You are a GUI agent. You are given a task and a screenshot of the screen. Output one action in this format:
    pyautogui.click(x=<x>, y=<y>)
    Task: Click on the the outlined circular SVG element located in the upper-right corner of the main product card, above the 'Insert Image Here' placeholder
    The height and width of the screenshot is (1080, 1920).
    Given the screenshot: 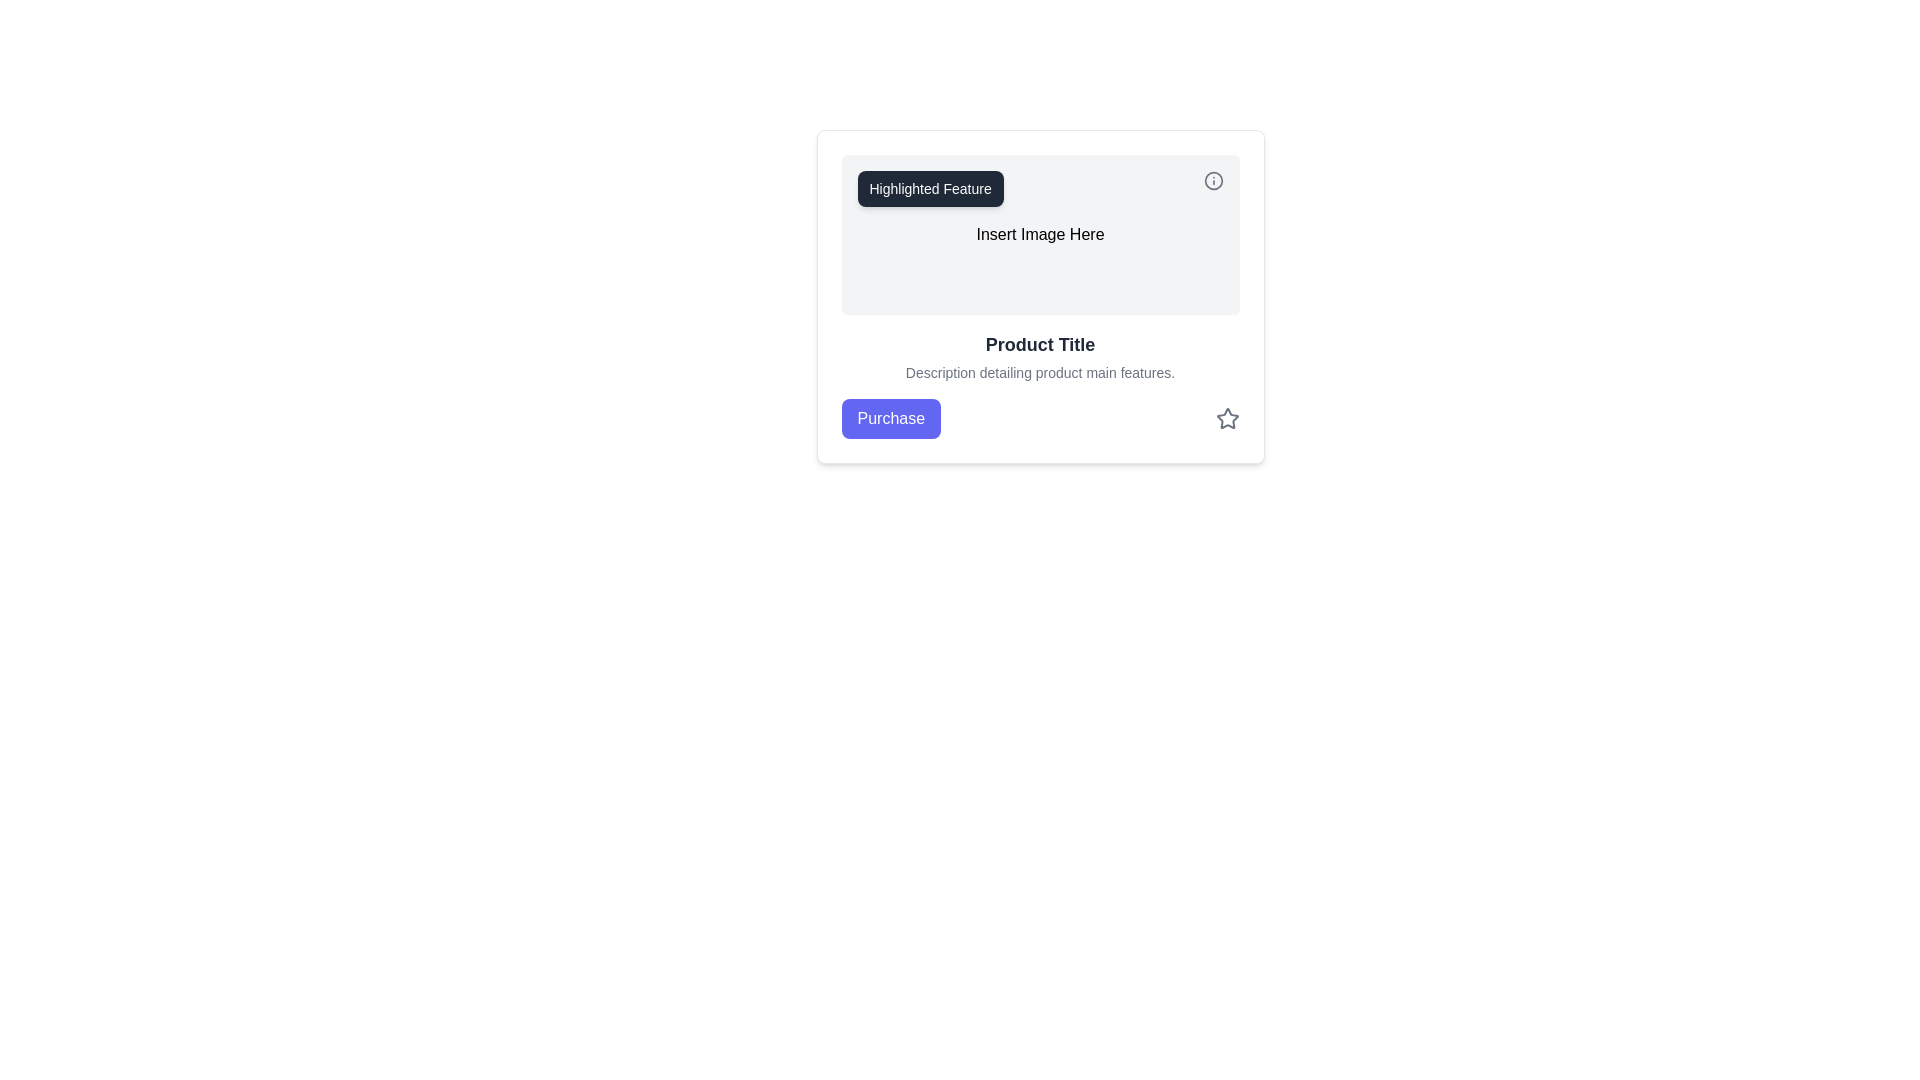 What is the action you would take?
    pyautogui.click(x=1212, y=181)
    